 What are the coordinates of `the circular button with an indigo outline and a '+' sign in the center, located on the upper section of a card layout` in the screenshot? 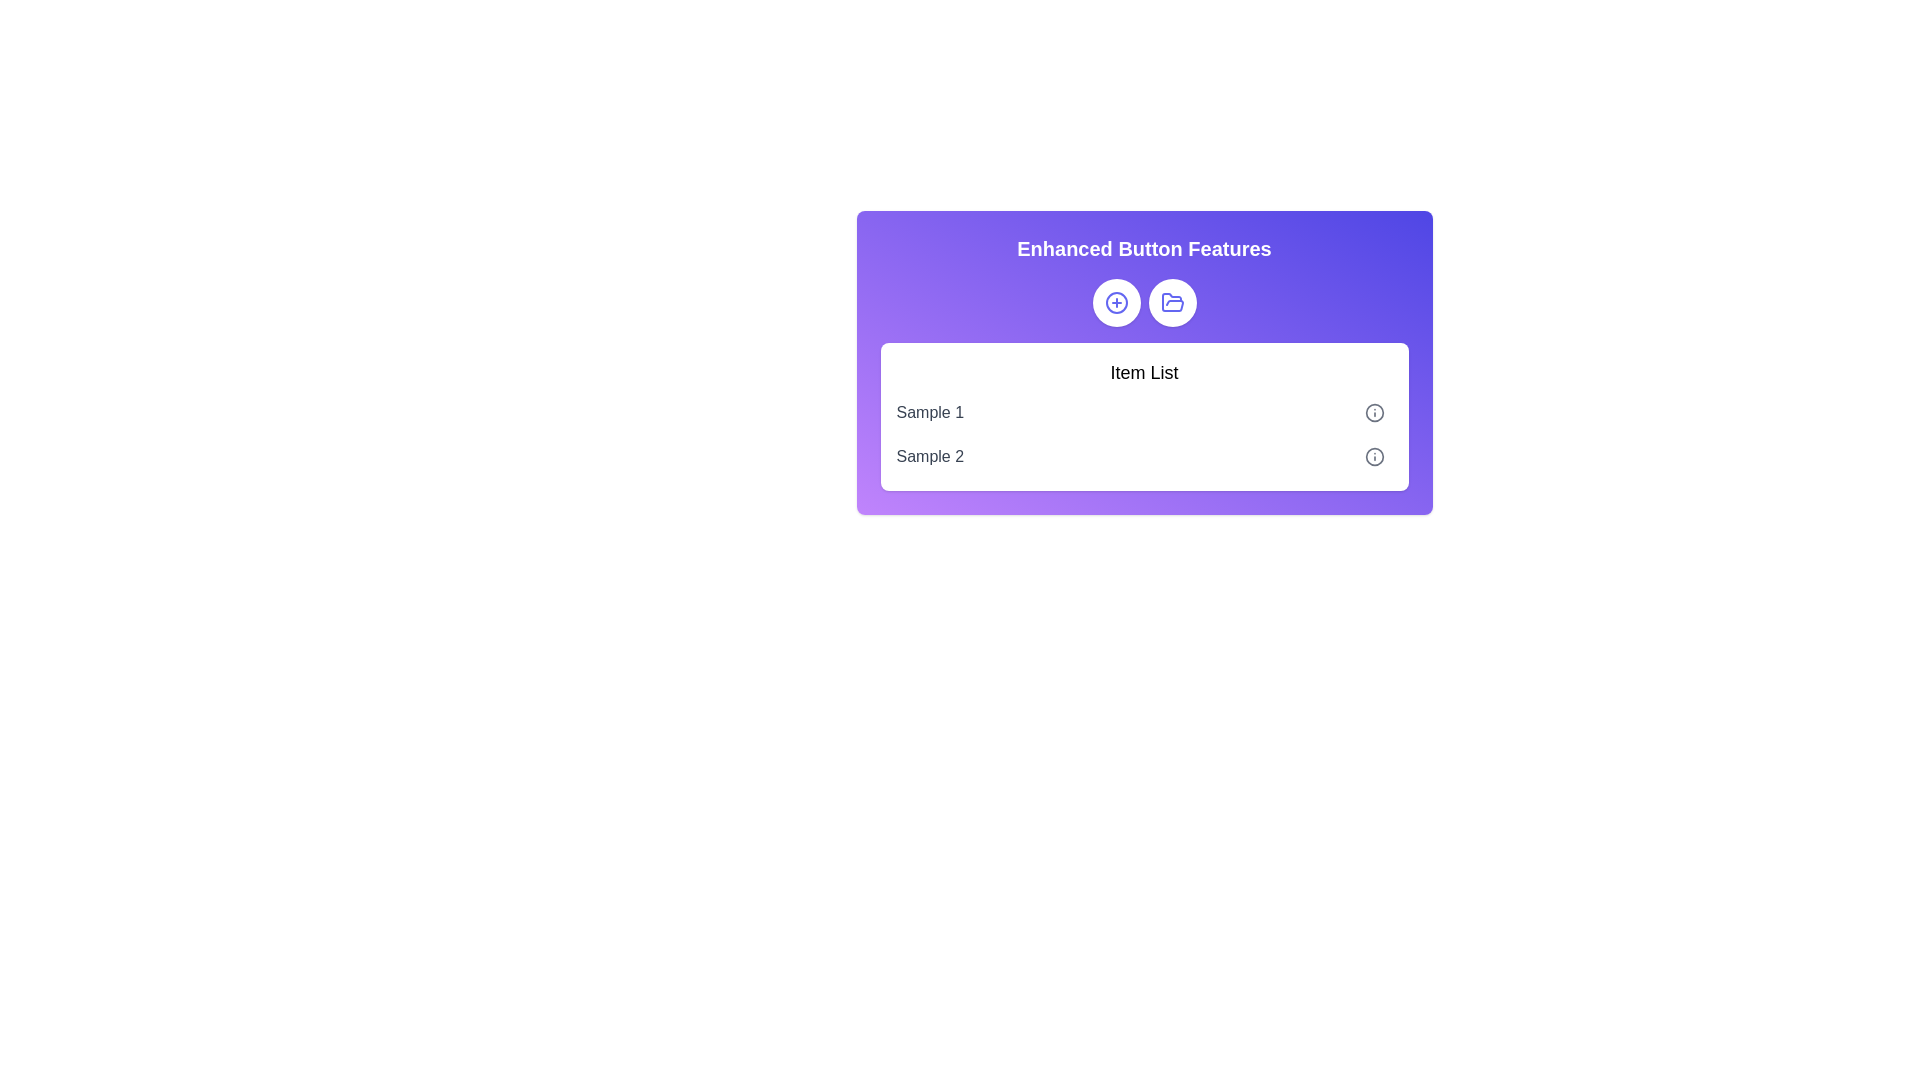 It's located at (1115, 303).